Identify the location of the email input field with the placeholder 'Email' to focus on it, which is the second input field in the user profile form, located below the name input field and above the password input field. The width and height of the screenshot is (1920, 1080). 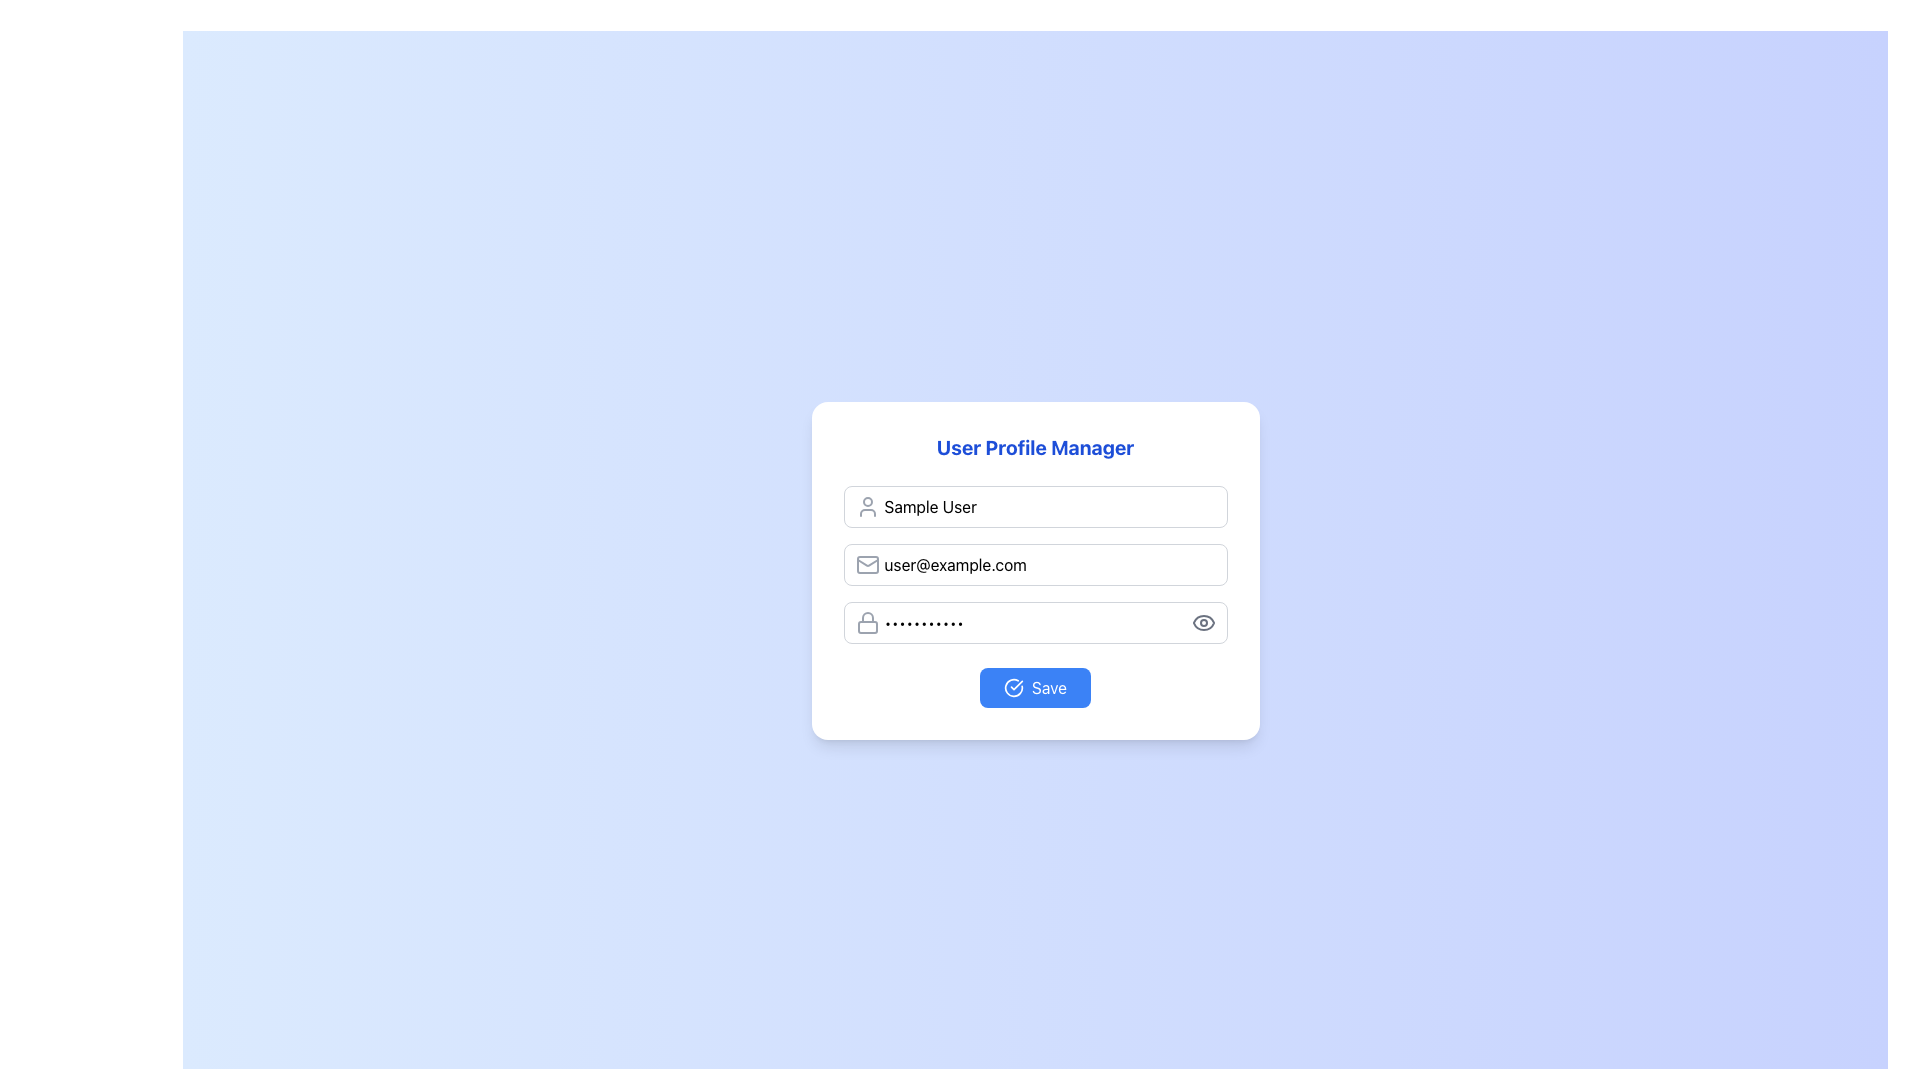
(1035, 564).